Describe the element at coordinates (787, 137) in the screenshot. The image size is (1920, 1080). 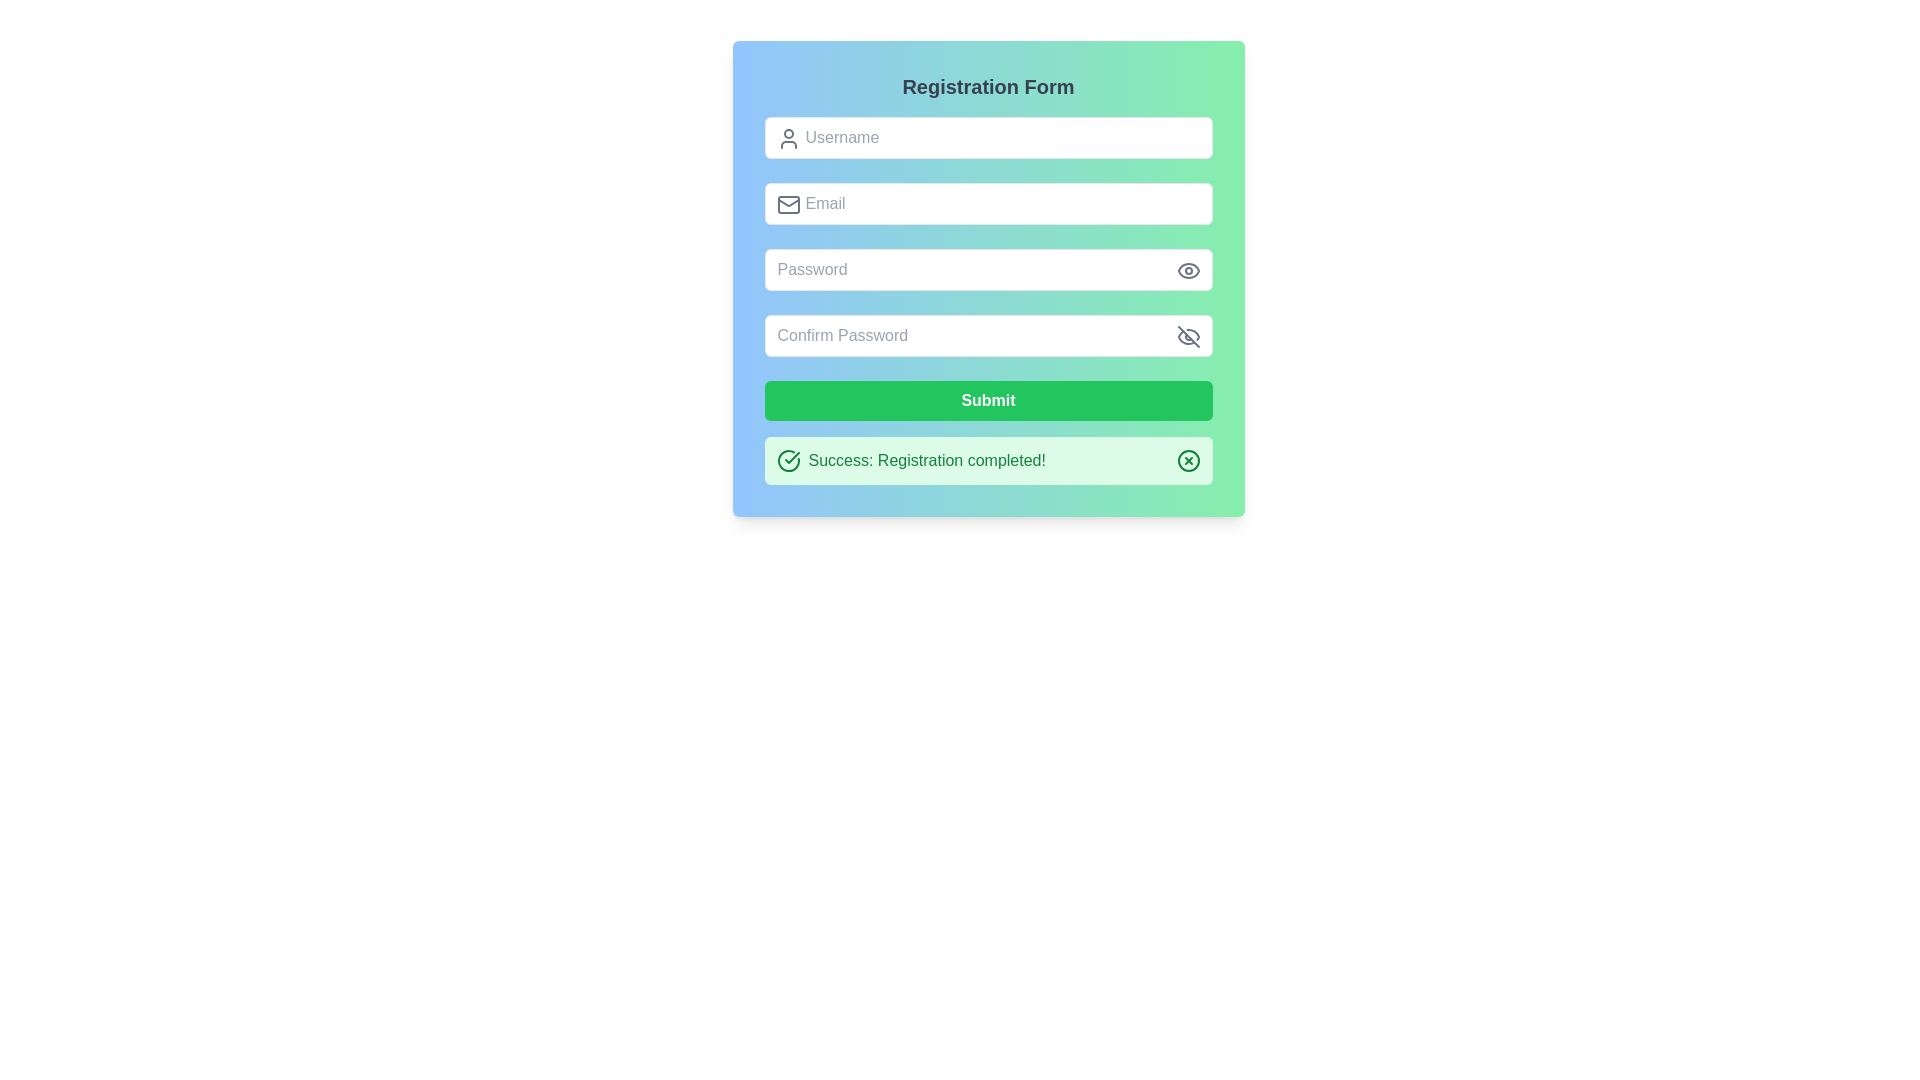
I see `the SVG icon that visually indicates the purpose of the username input field, located on the left-hand side of the first input field` at that location.